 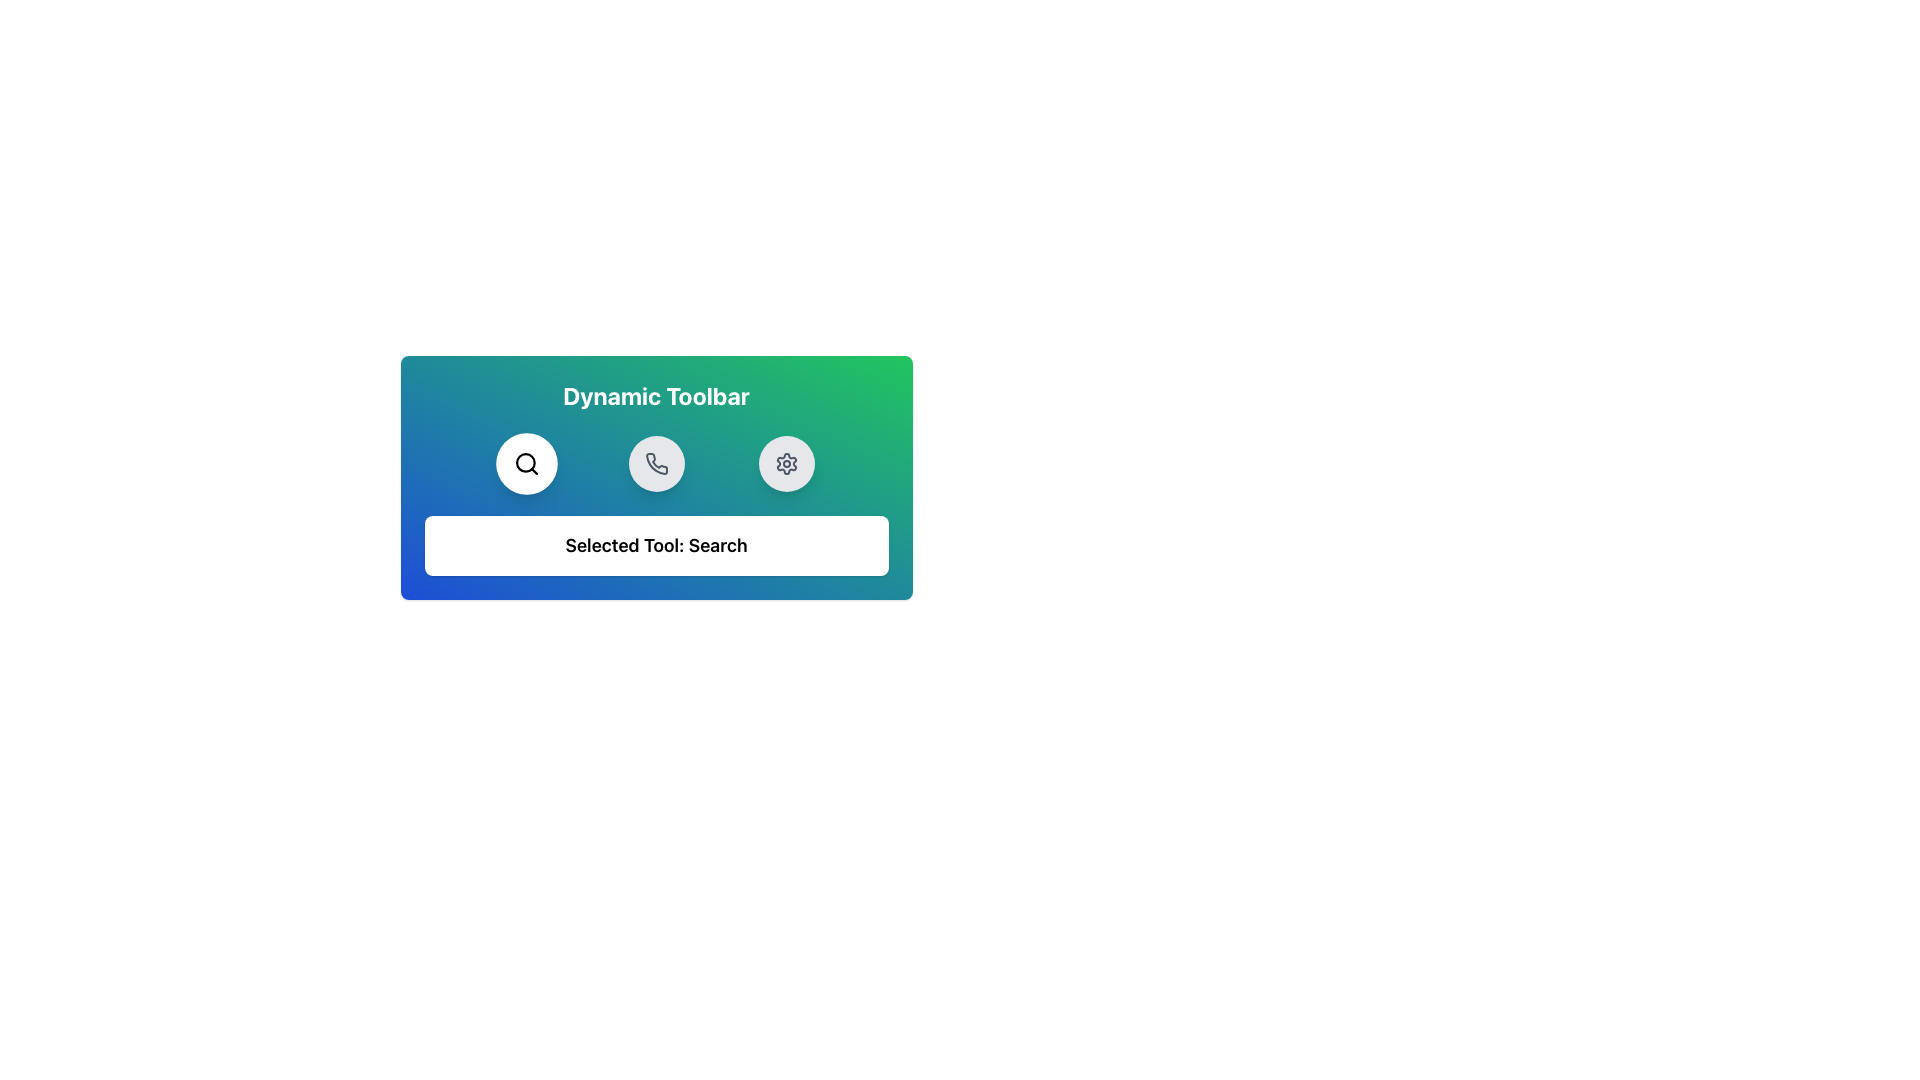 What do you see at coordinates (656, 546) in the screenshot?
I see `the text label displaying 'Selected Tool: Search', which is centered in a rounded, shadowed white rectangle near the bottom of the toolbar interface` at bounding box center [656, 546].